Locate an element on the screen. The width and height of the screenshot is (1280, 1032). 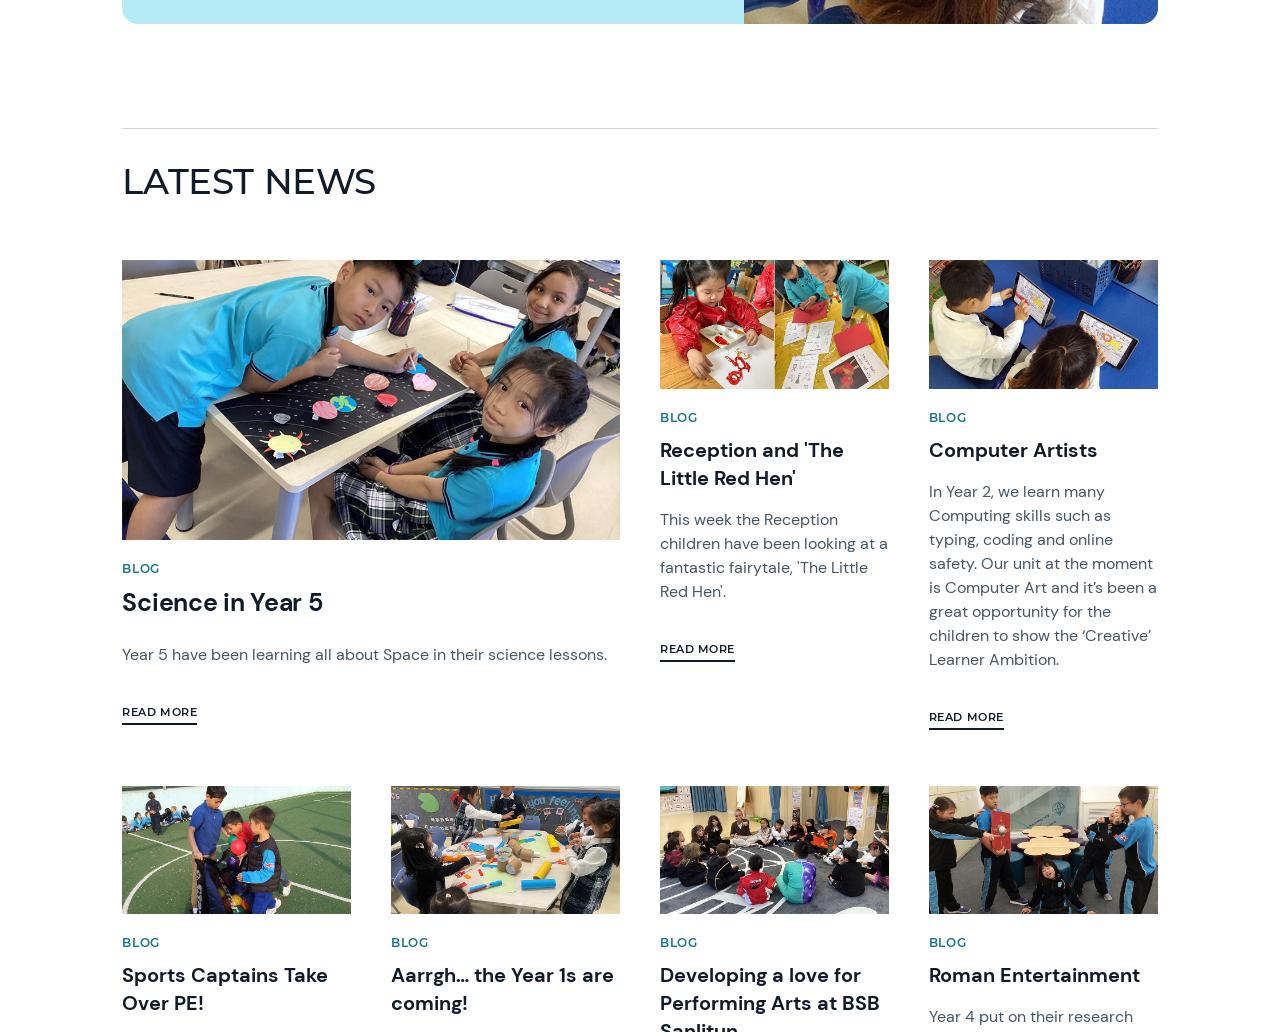
'Year 5 have been learning all about Space in their science lessons.' is located at coordinates (366, 652).